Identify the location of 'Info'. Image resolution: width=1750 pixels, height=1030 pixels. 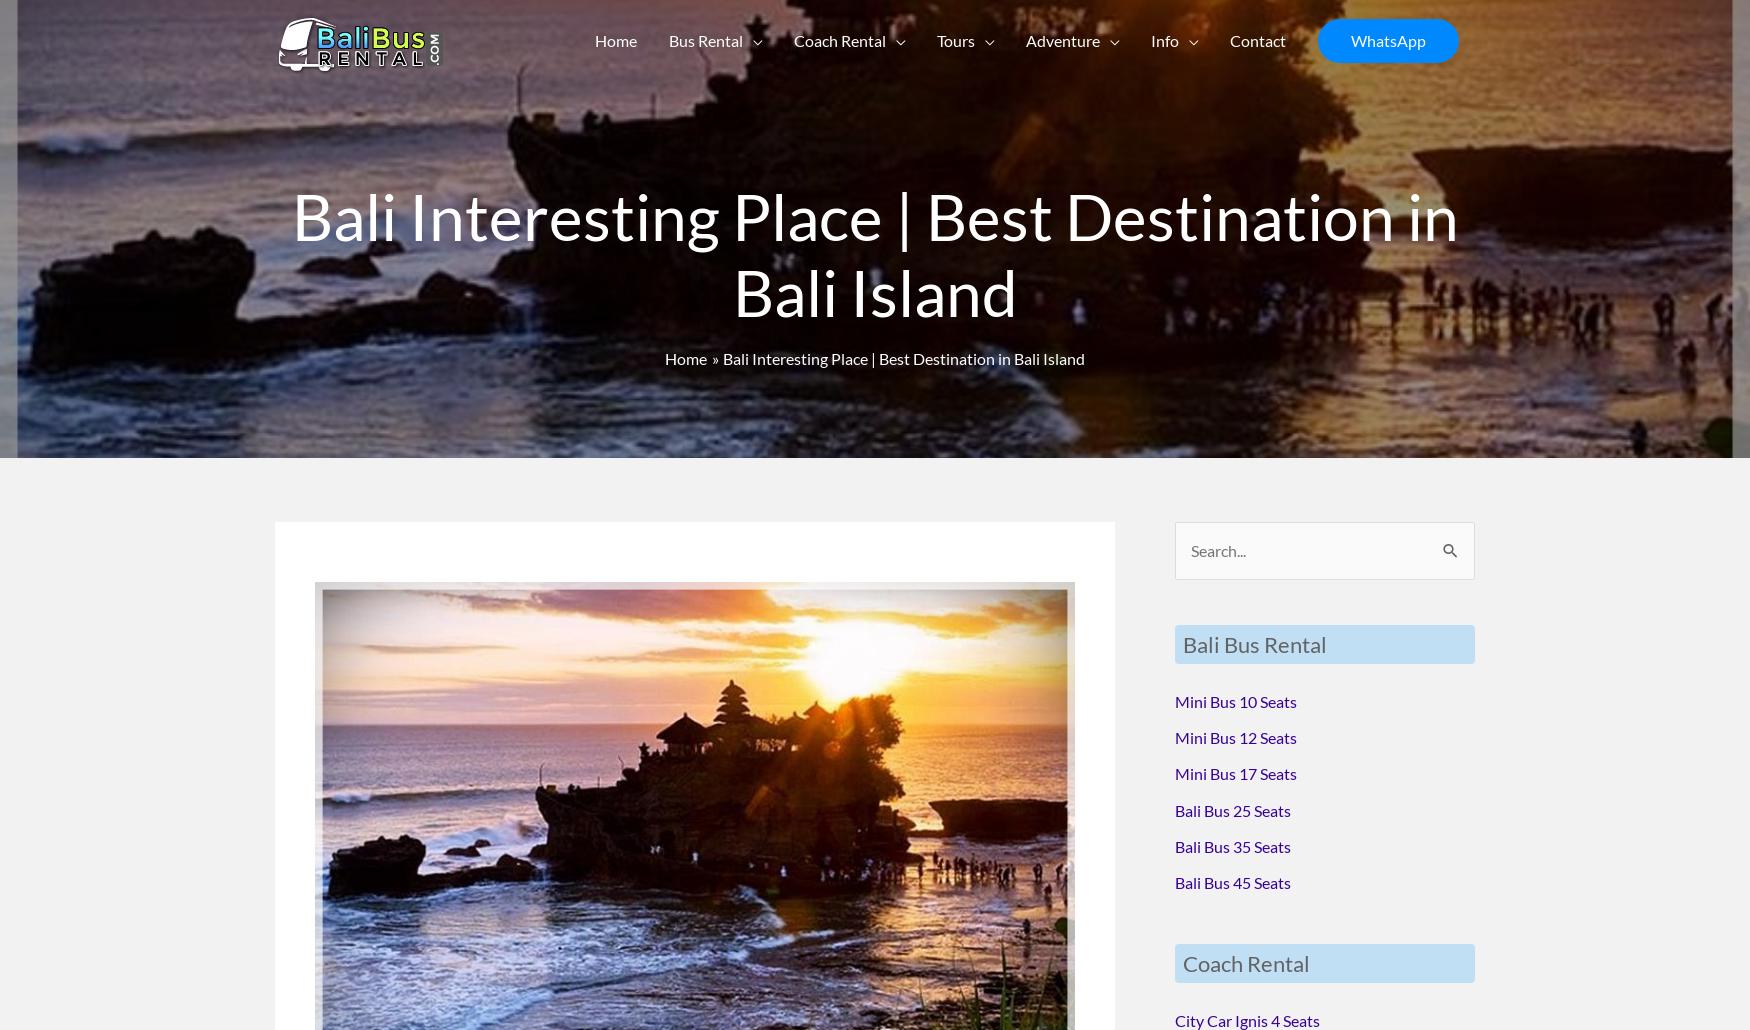
(1162, 44).